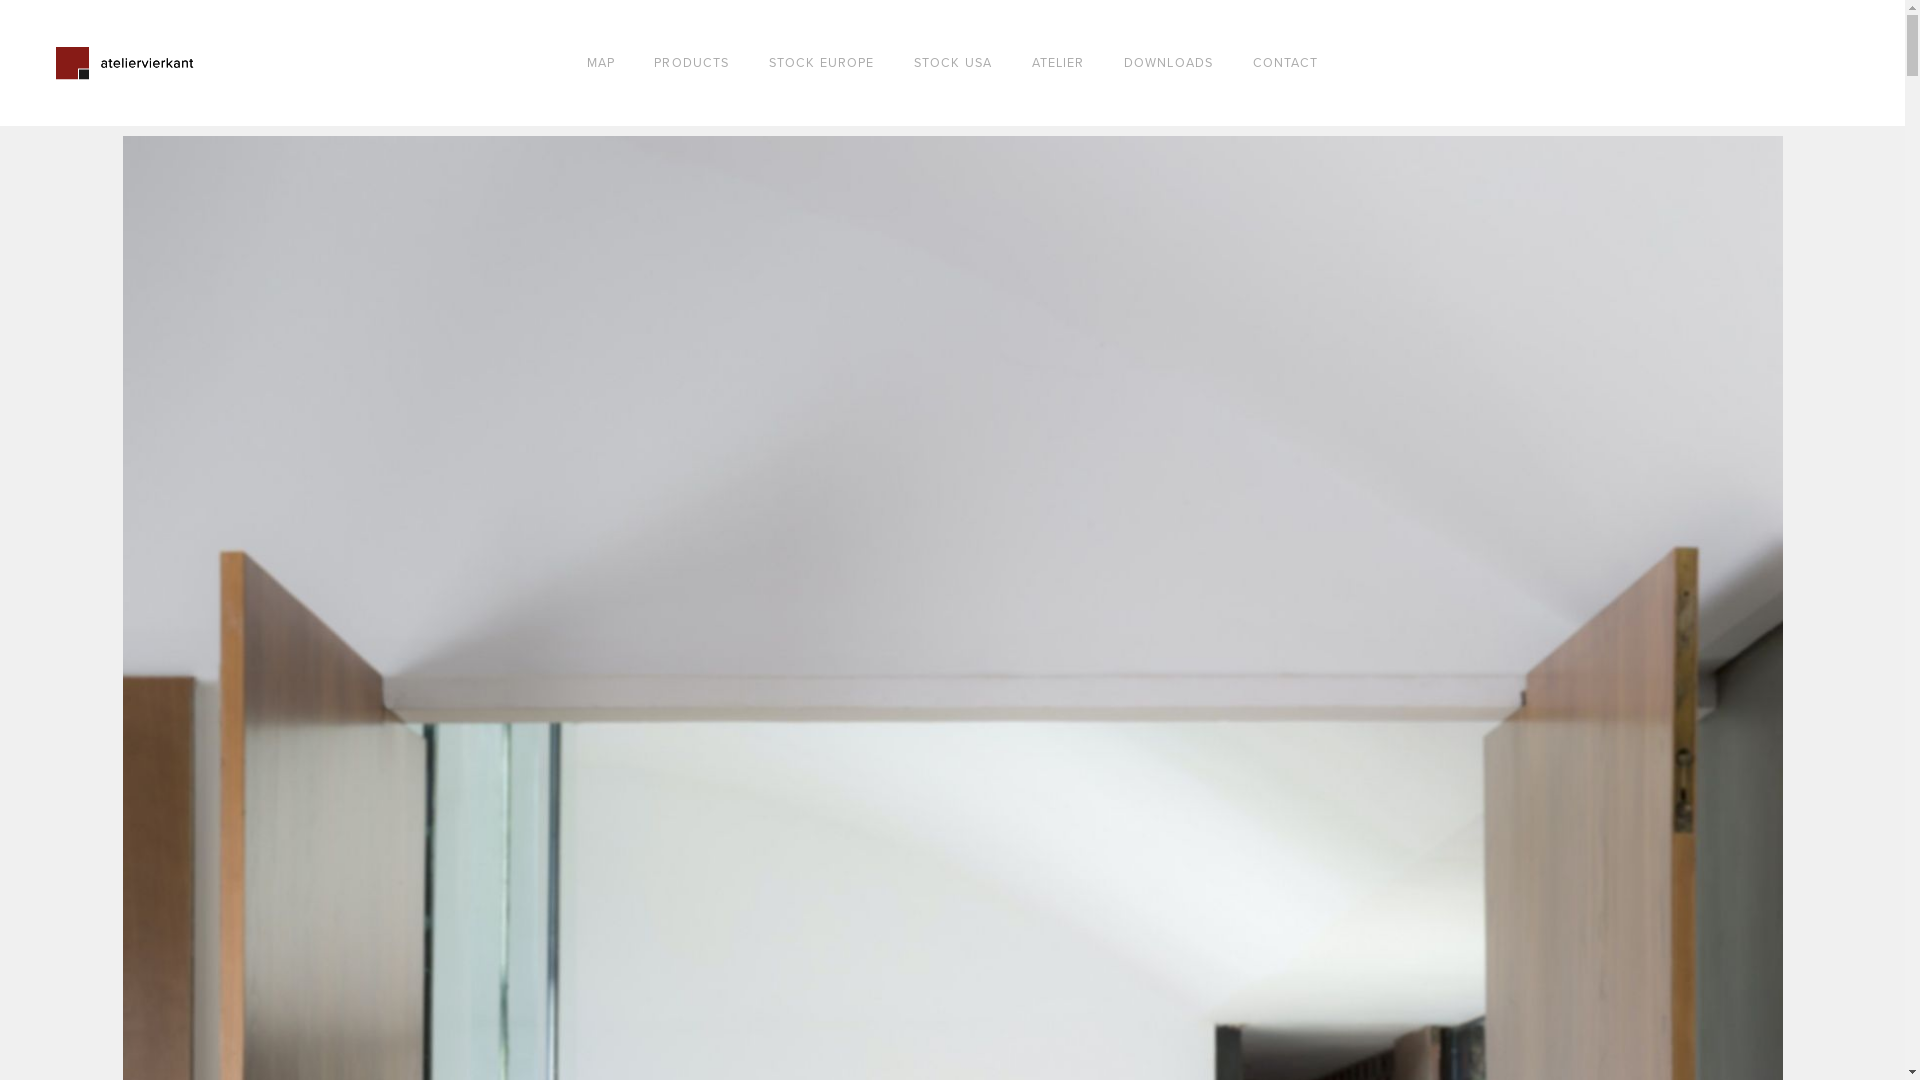 The height and width of the screenshot is (1080, 1920). Describe the element at coordinates (1286, 62) in the screenshot. I see `'CONTACT'` at that location.